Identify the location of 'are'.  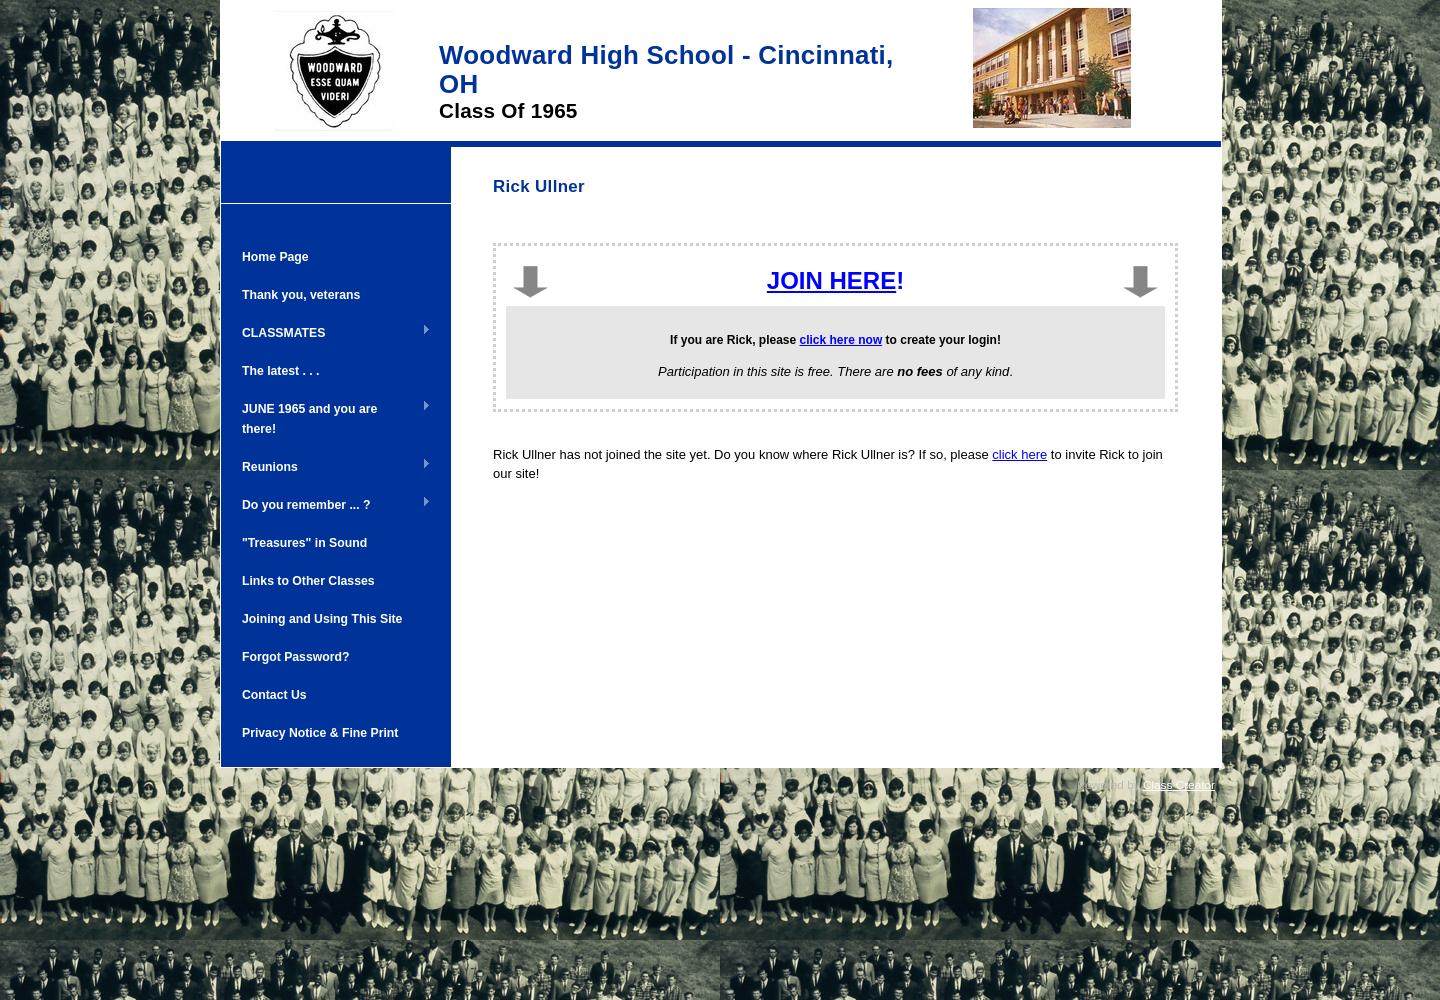
(713, 338).